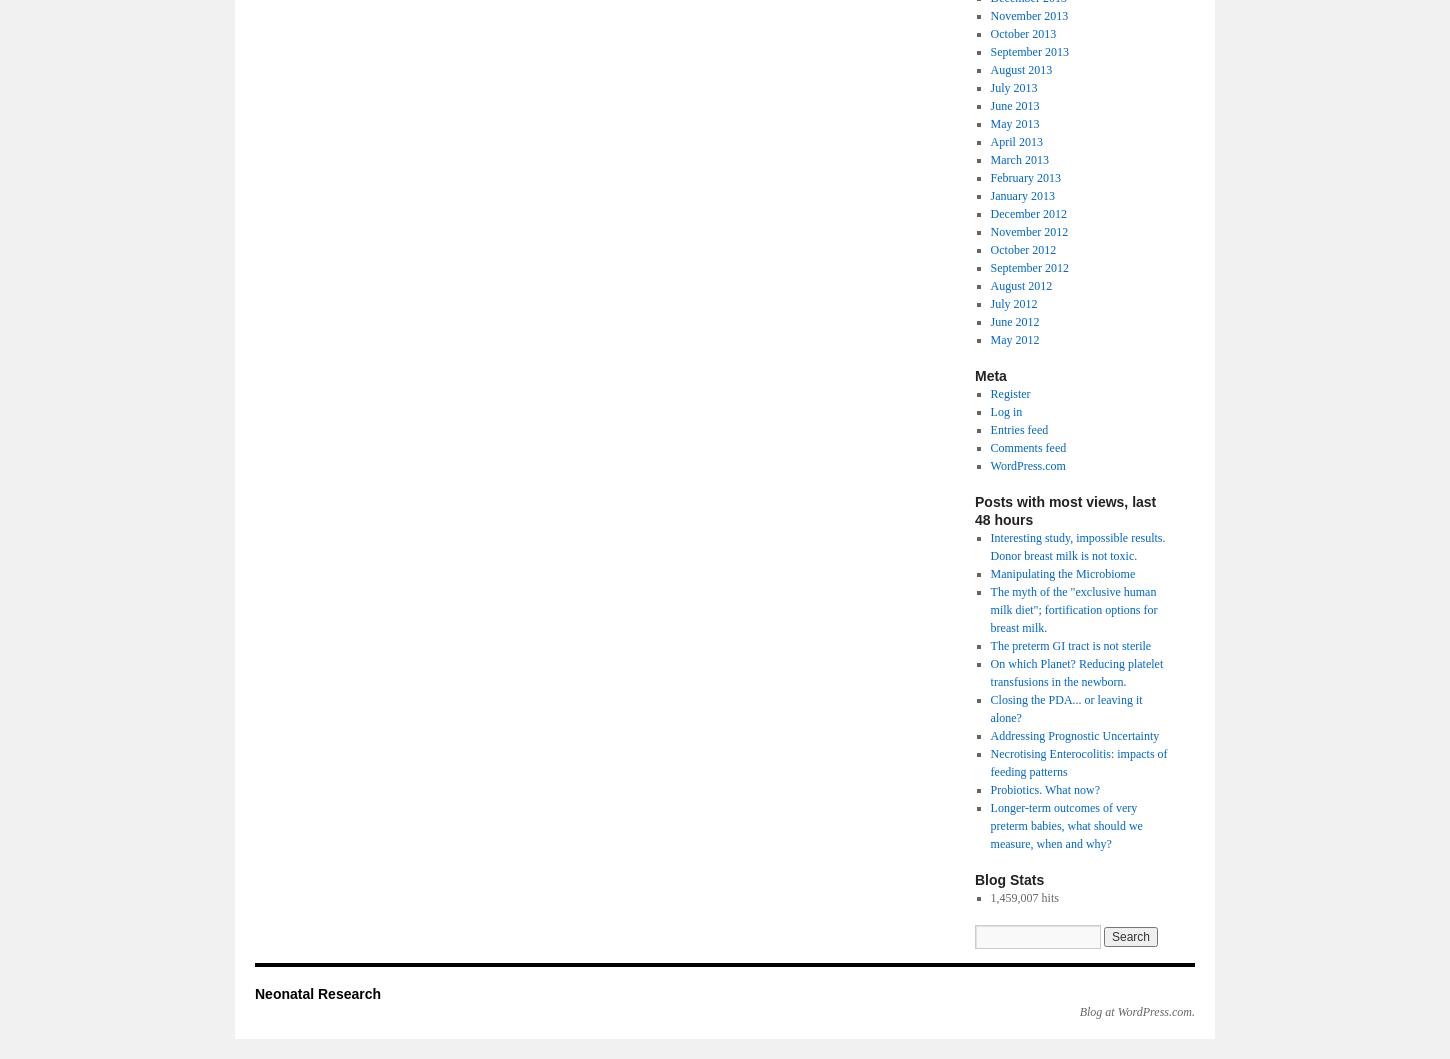  What do you see at coordinates (1062, 572) in the screenshot?
I see `'Manipulating the Microbiome'` at bounding box center [1062, 572].